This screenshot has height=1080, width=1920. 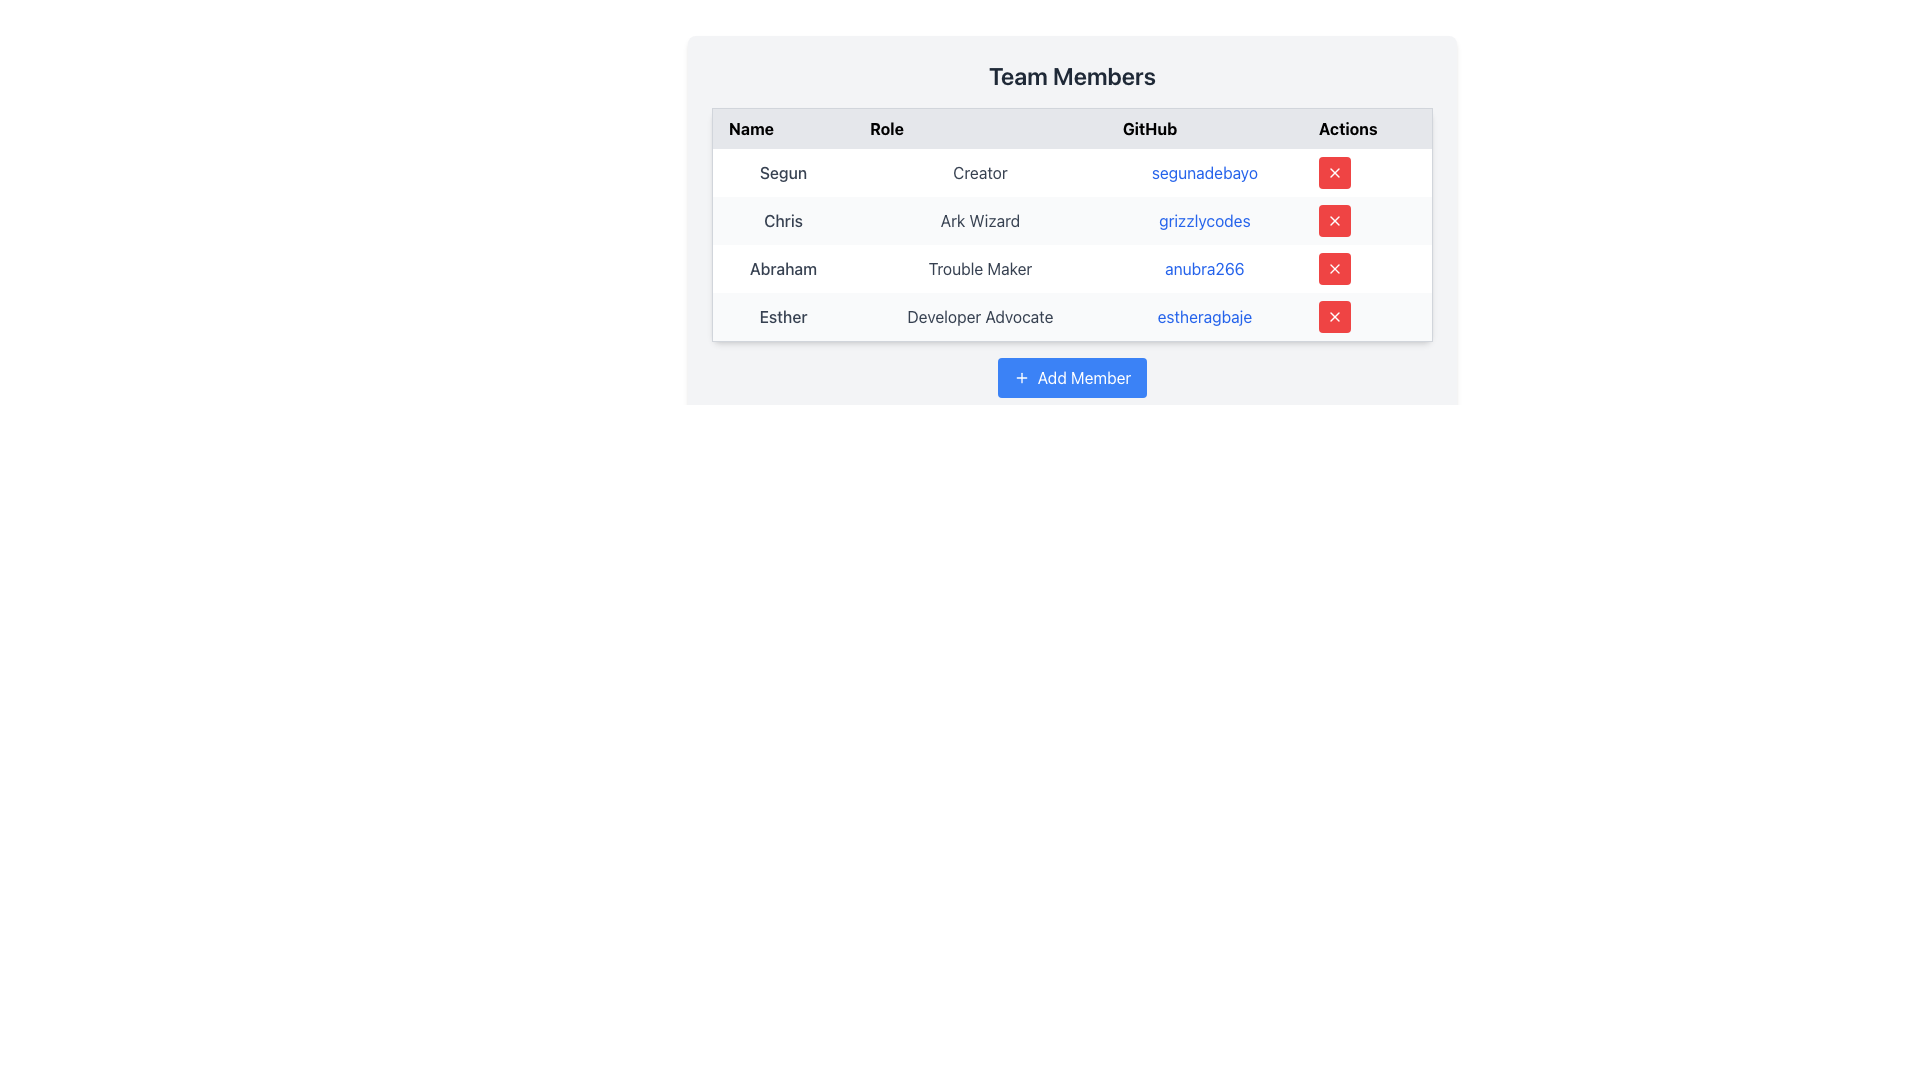 I want to click on the delete button located in the 'Actions' column of the table for the row corresponding to 'Chris' and 'Ark Wizard', so click(x=1366, y=220).